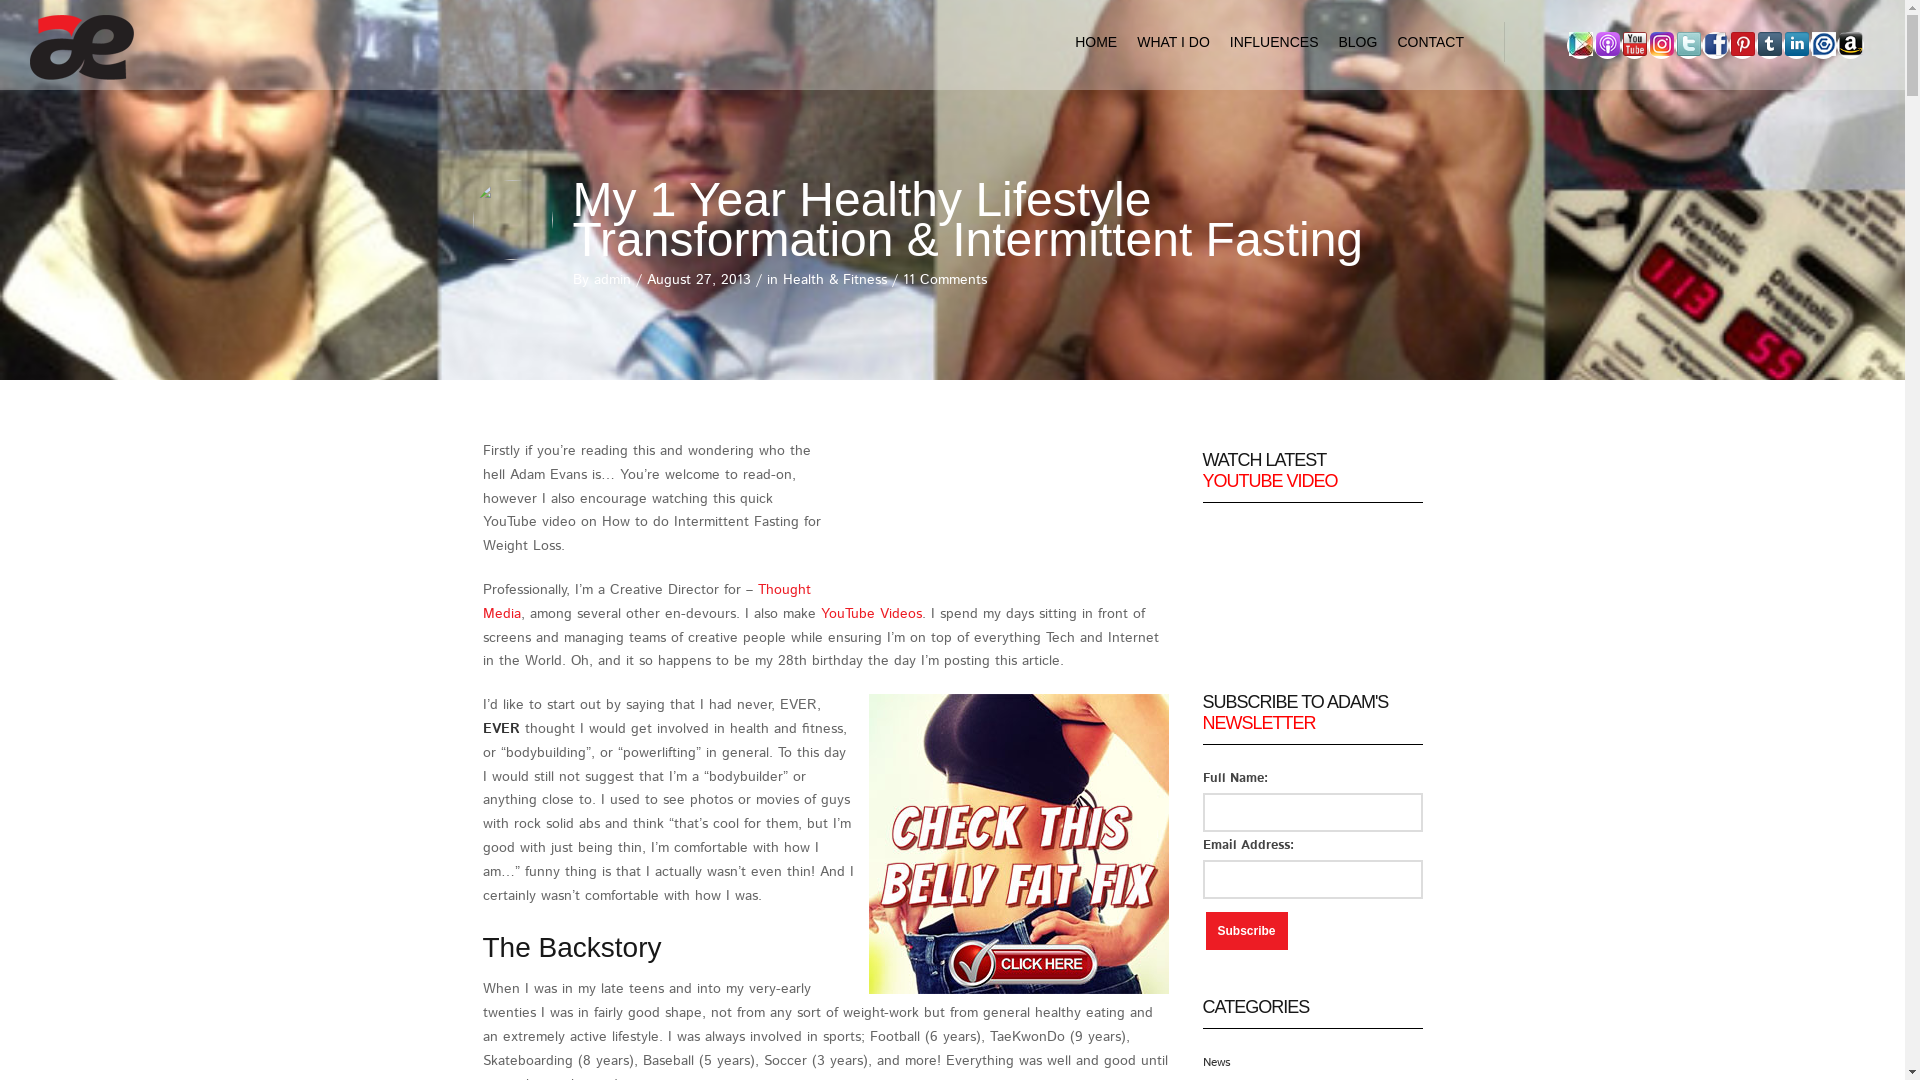 The width and height of the screenshot is (1920, 1080). What do you see at coordinates (1728, 43) in the screenshot?
I see `'pinterest'` at bounding box center [1728, 43].